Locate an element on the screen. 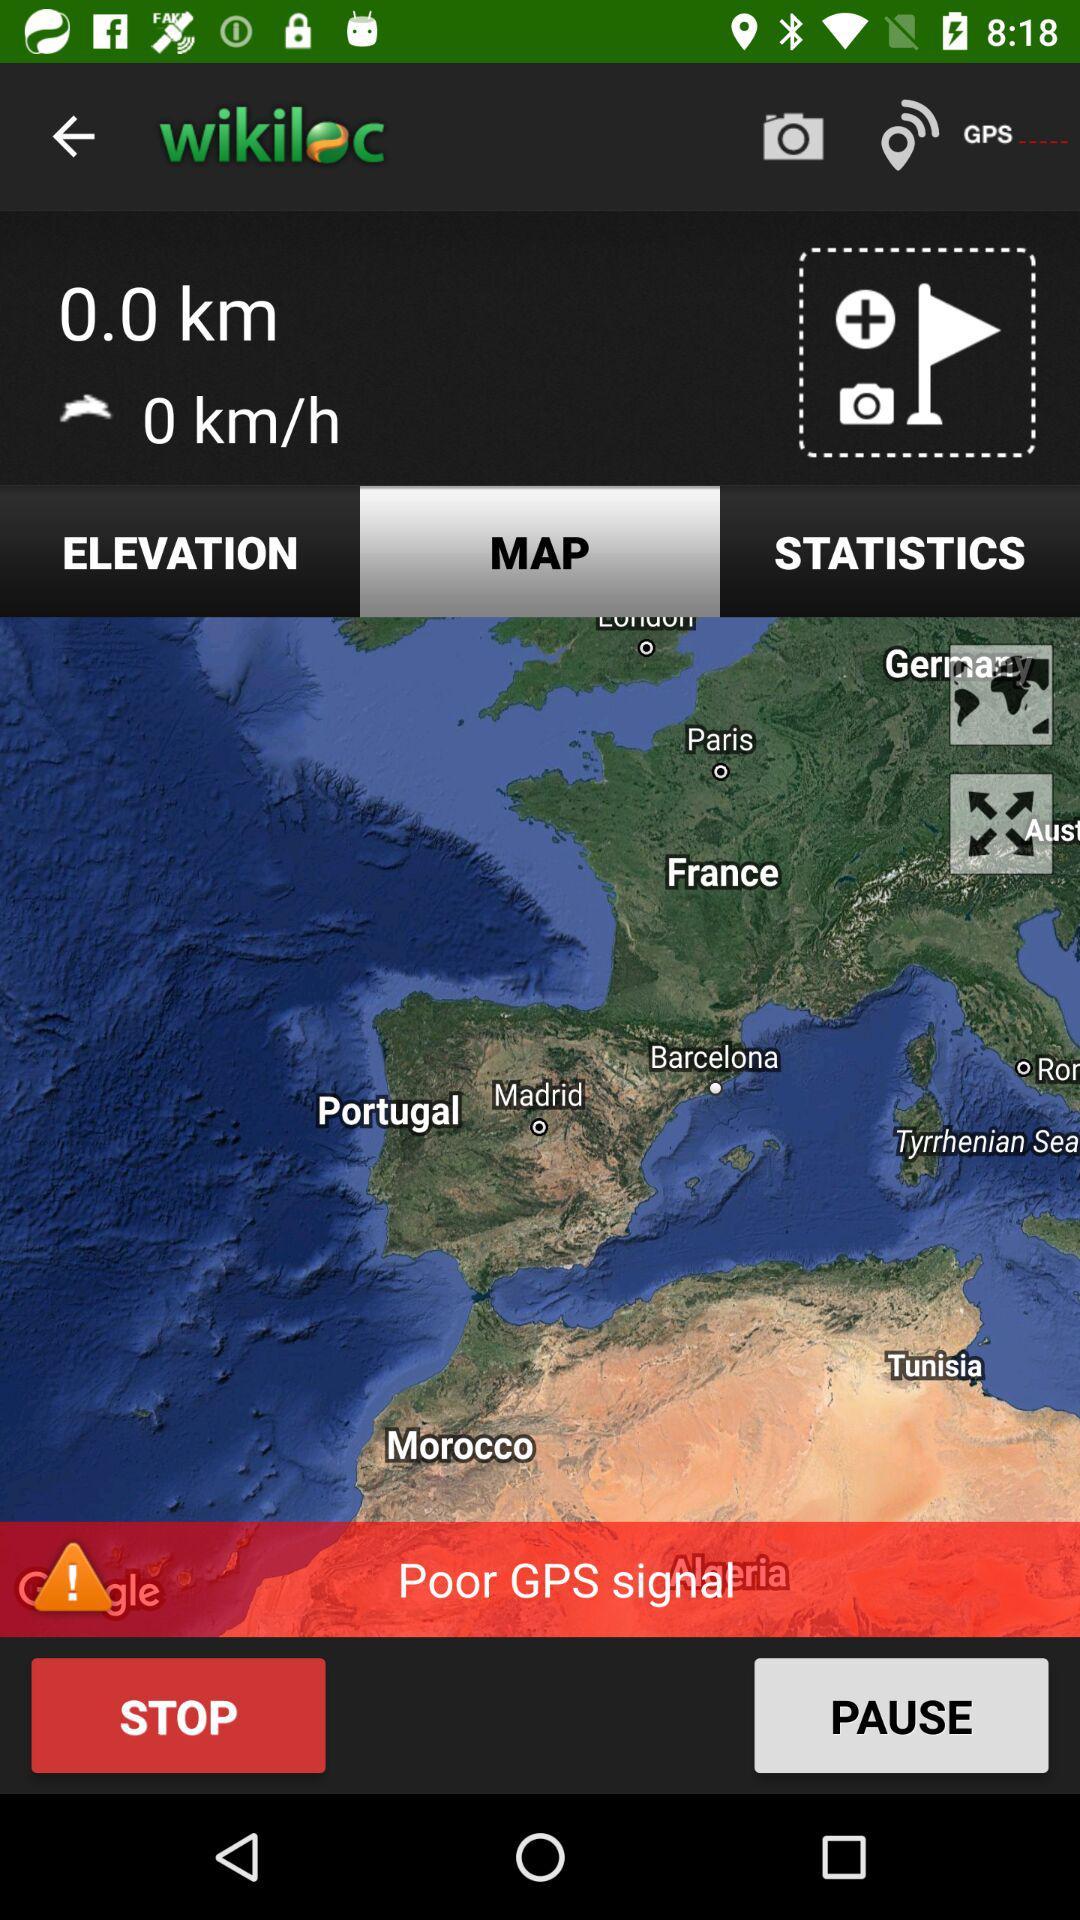 This screenshot has height=1920, width=1080. the icon at the bottom right corner is located at coordinates (901, 1714).